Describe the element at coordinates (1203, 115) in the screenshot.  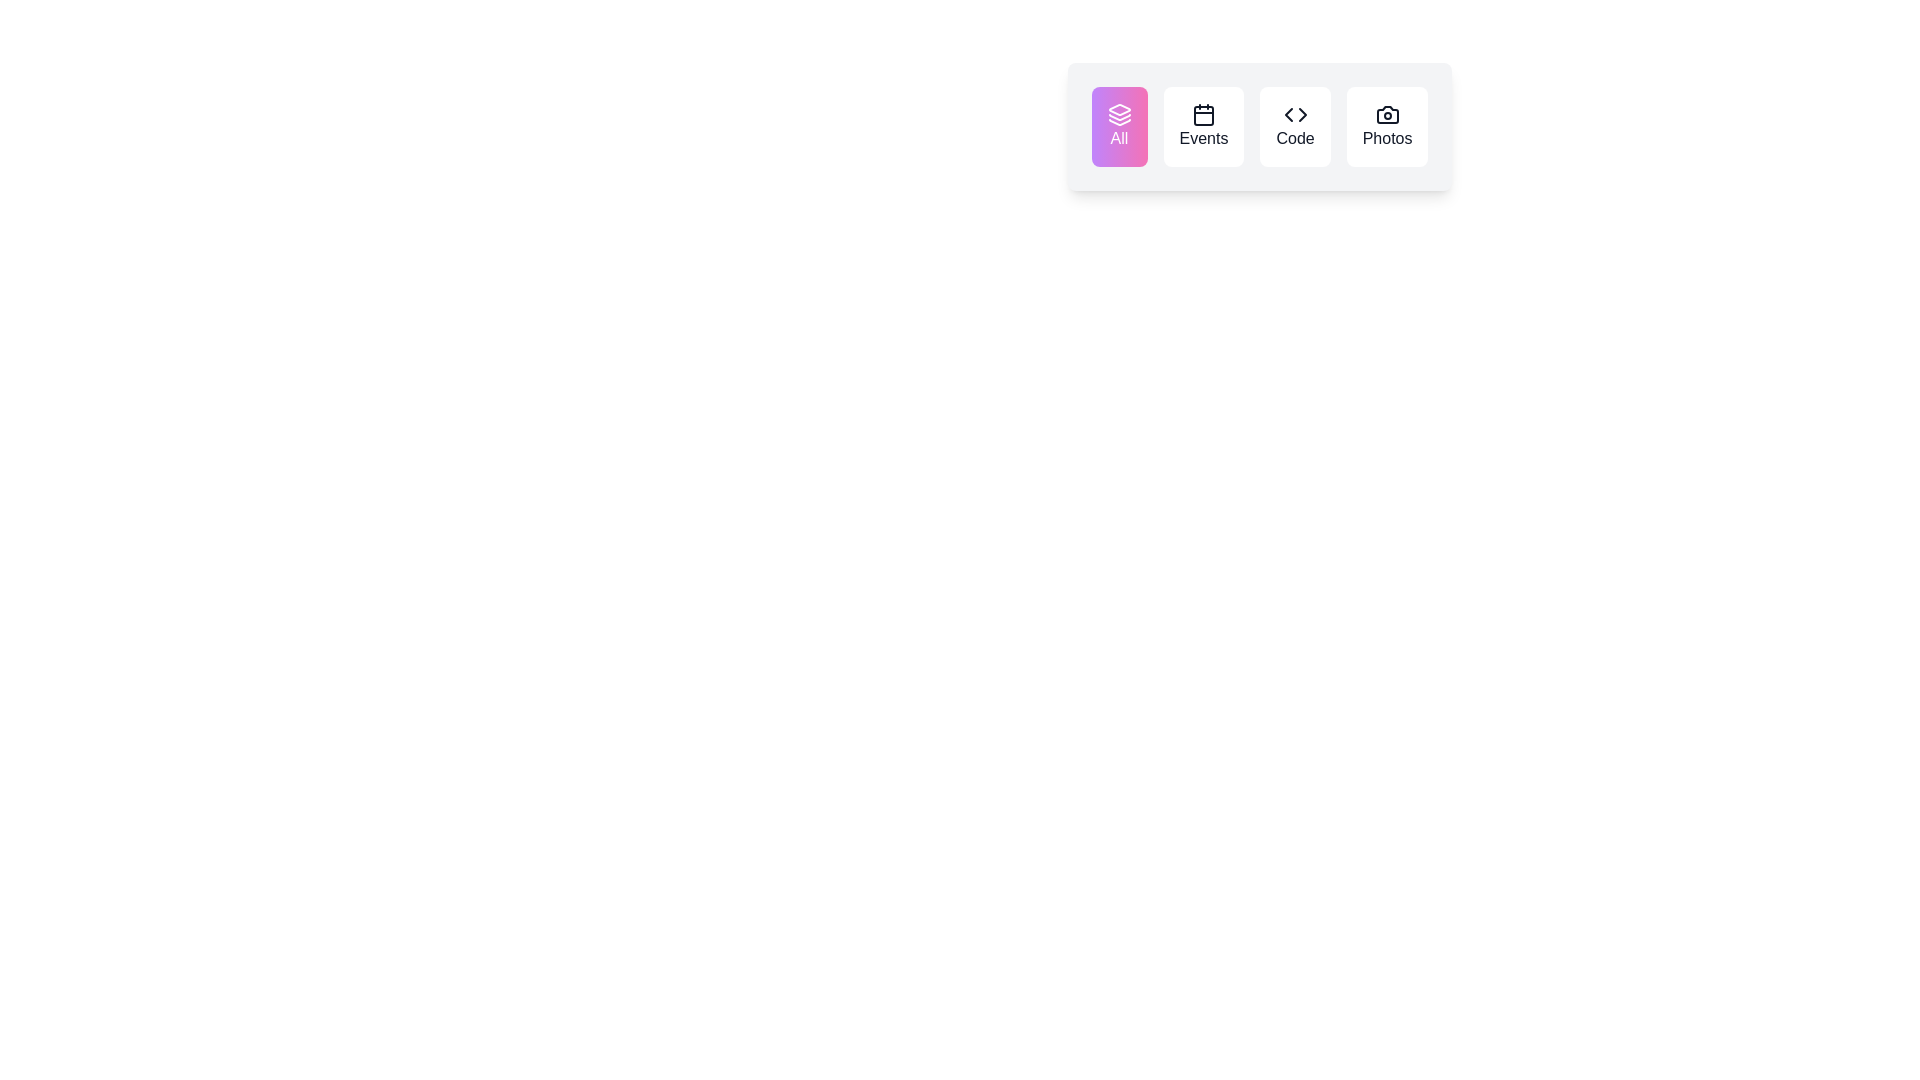
I see `the calendar icon button located above the 'Events' label` at that location.